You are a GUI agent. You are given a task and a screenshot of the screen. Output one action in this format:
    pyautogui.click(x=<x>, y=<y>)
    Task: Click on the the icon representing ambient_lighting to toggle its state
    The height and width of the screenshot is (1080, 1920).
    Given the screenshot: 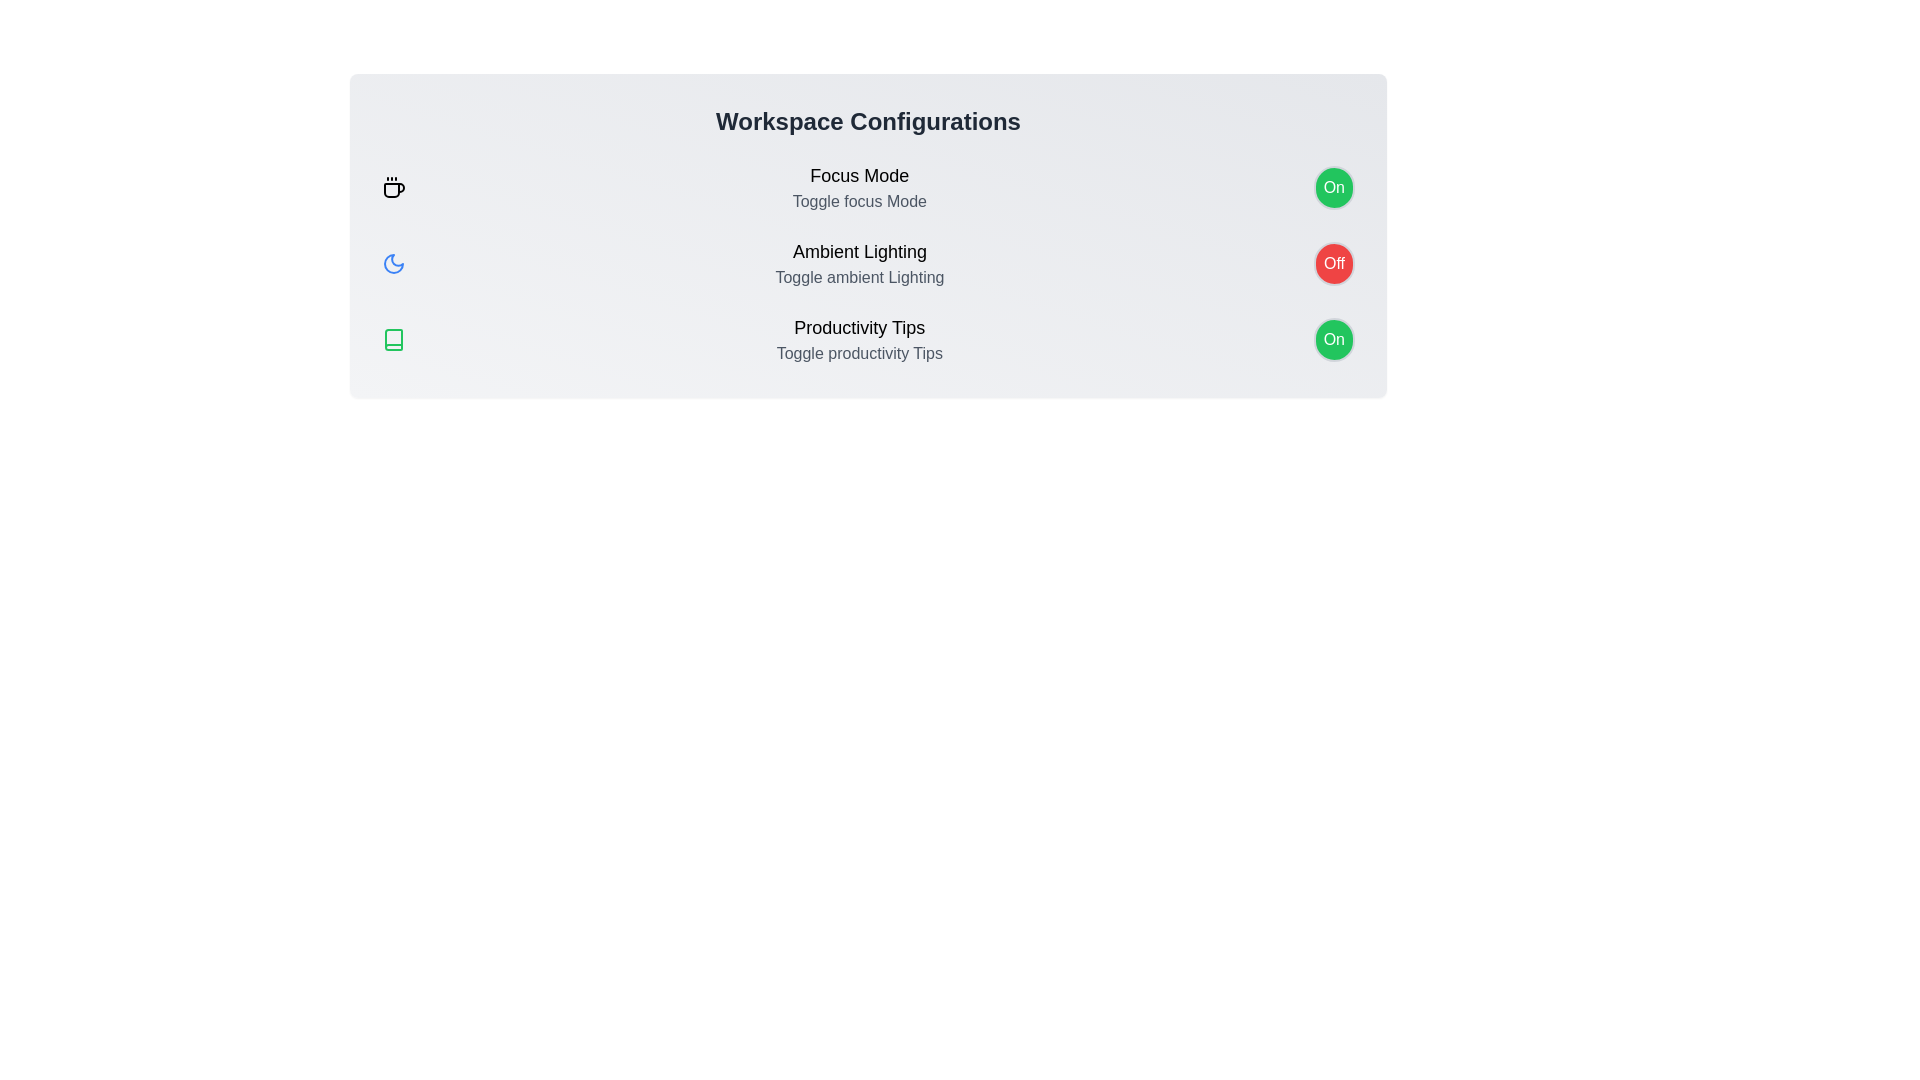 What is the action you would take?
    pyautogui.click(x=393, y=262)
    